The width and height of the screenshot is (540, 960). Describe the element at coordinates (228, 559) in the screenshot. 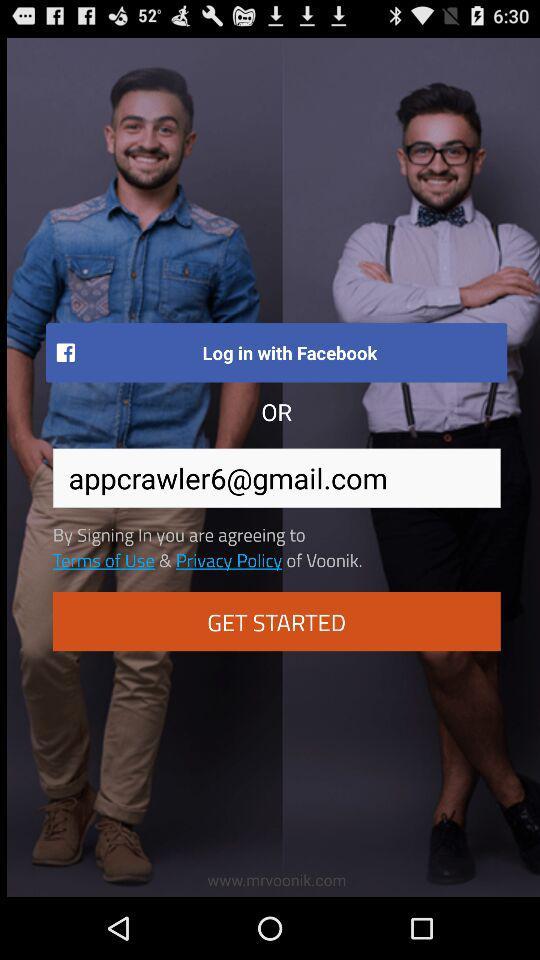

I see `the item to the right of  &` at that location.